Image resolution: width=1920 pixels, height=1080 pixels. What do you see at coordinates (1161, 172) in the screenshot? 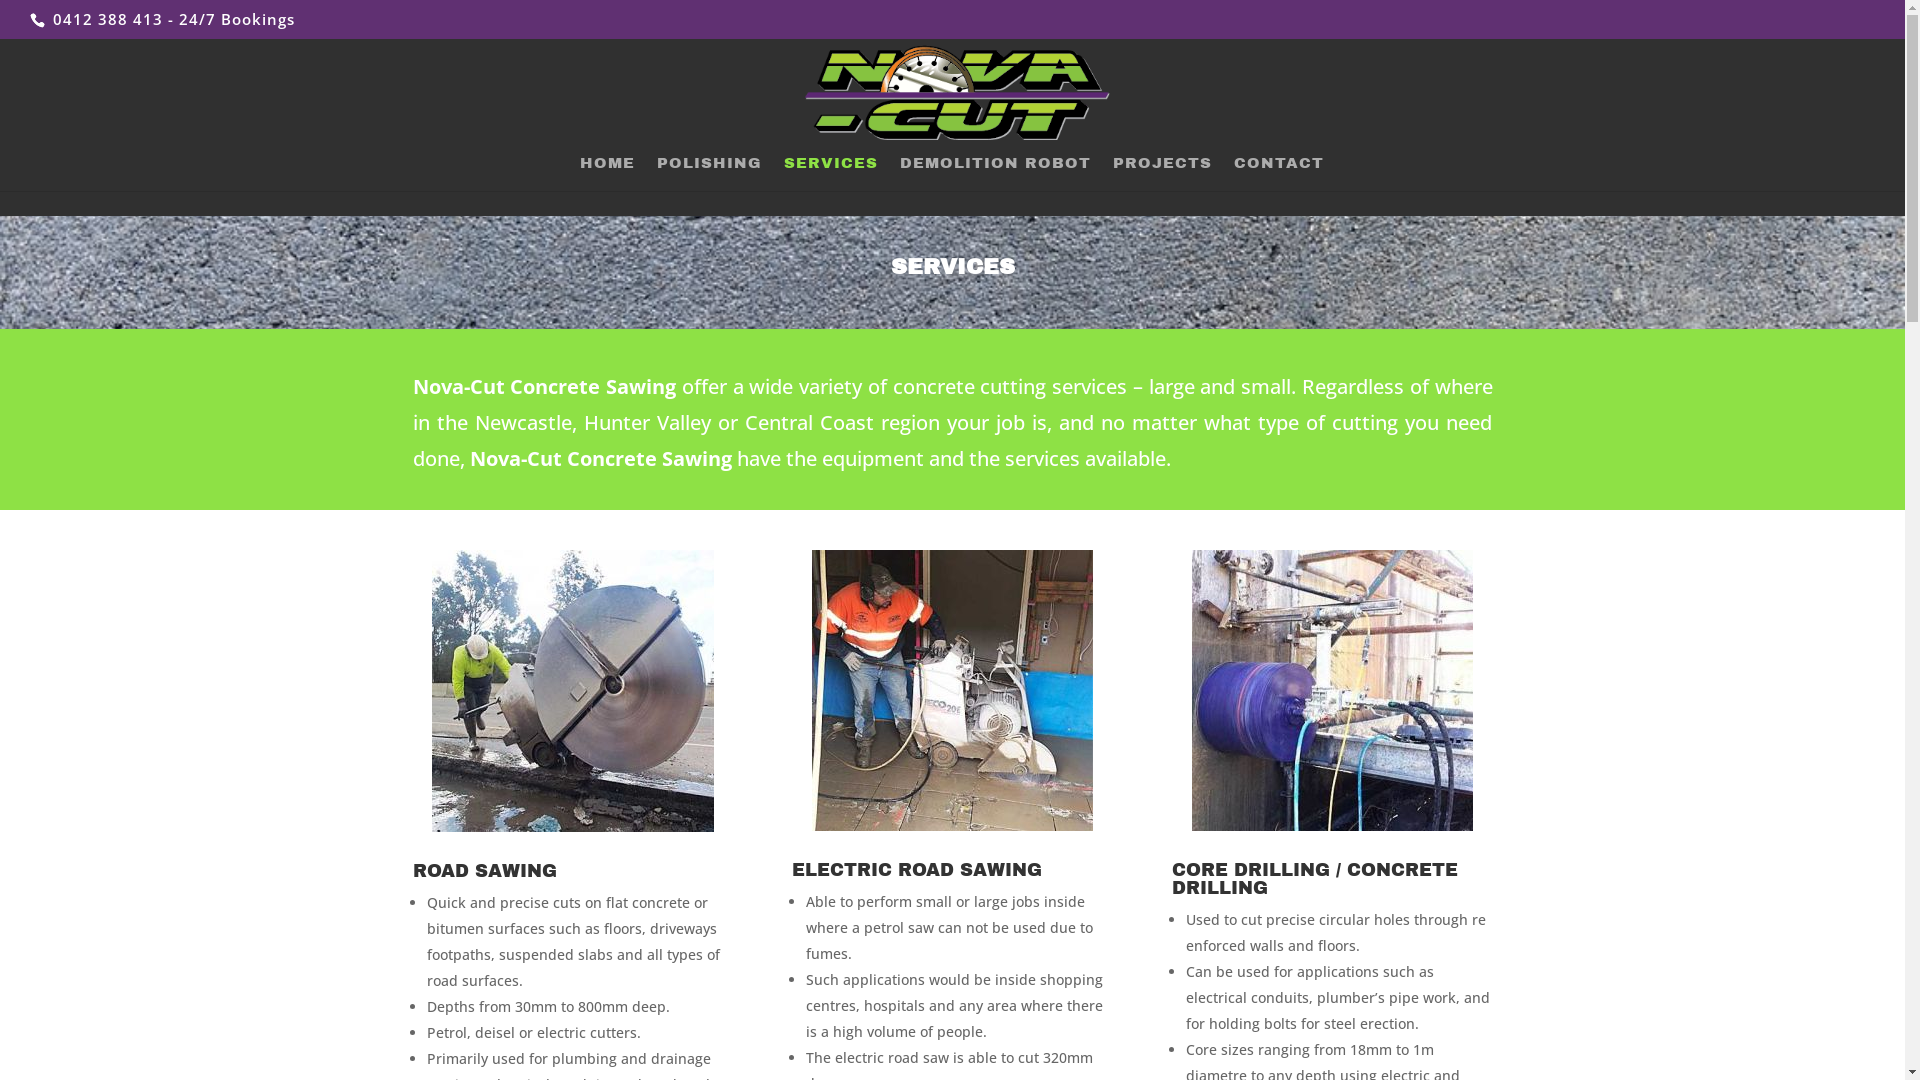
I see `'PROJECTS'` at bounding box center [1161, 172].